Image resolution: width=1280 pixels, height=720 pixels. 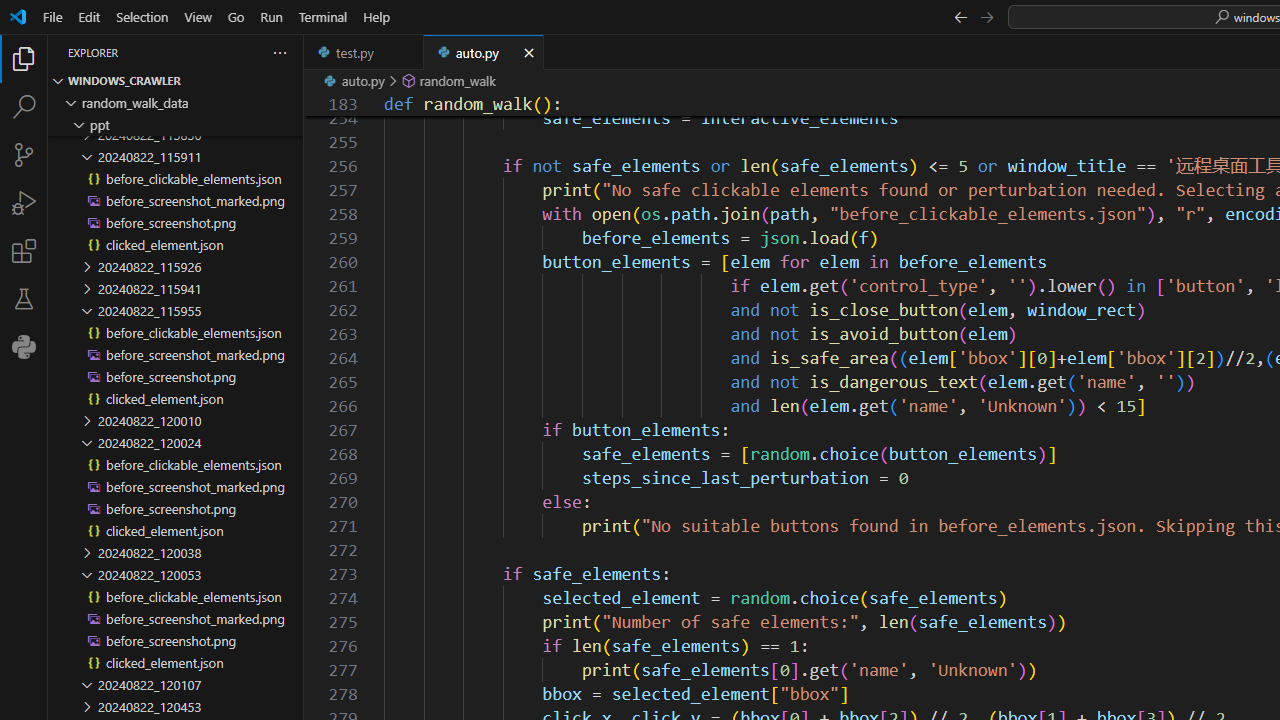 What do you see at coordinates (986, 16) in the screenshot?
I see `'Go Forward (Alt+RightArrow)'` at bounding box center [986, 16].